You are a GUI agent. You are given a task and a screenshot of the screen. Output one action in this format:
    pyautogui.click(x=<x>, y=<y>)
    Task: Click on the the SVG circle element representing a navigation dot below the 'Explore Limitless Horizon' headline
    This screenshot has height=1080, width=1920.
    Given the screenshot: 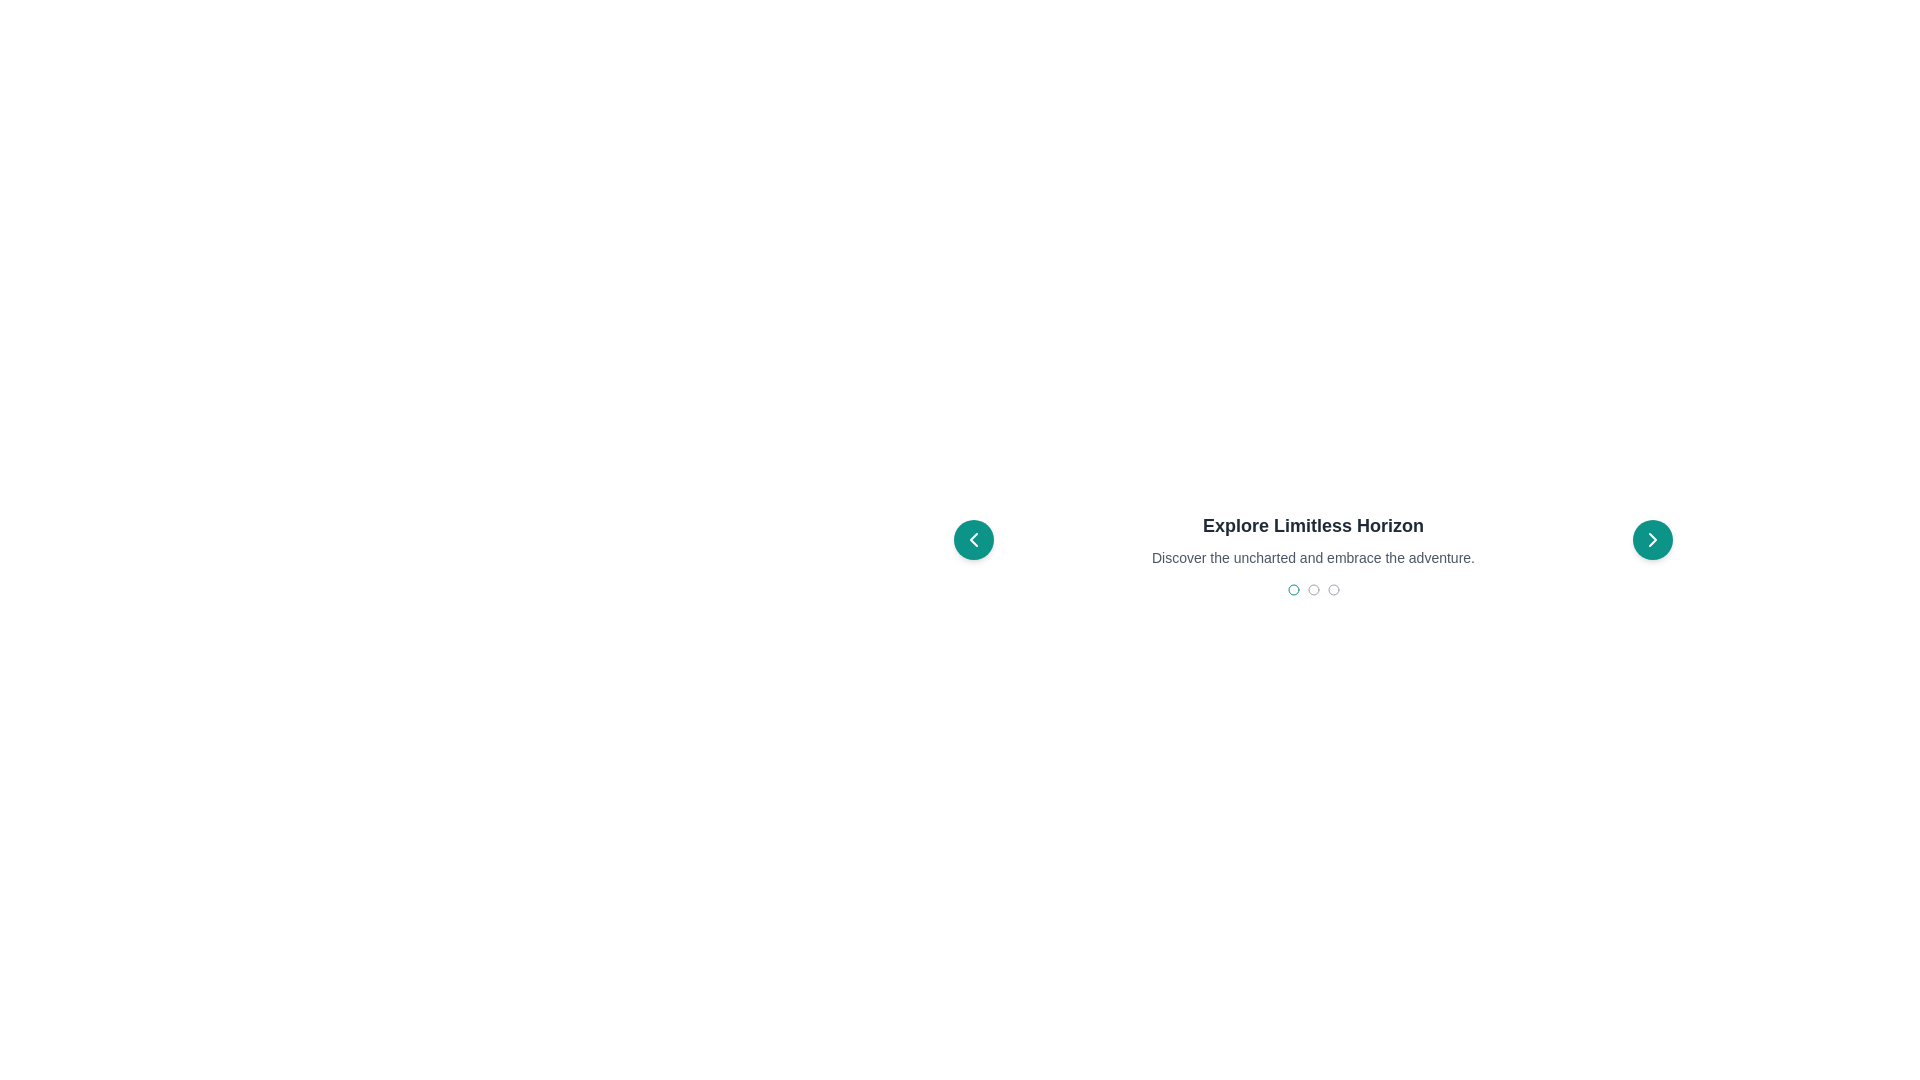 What is the action you would take?
    pyautogui.click(x=1313, y=589)
    